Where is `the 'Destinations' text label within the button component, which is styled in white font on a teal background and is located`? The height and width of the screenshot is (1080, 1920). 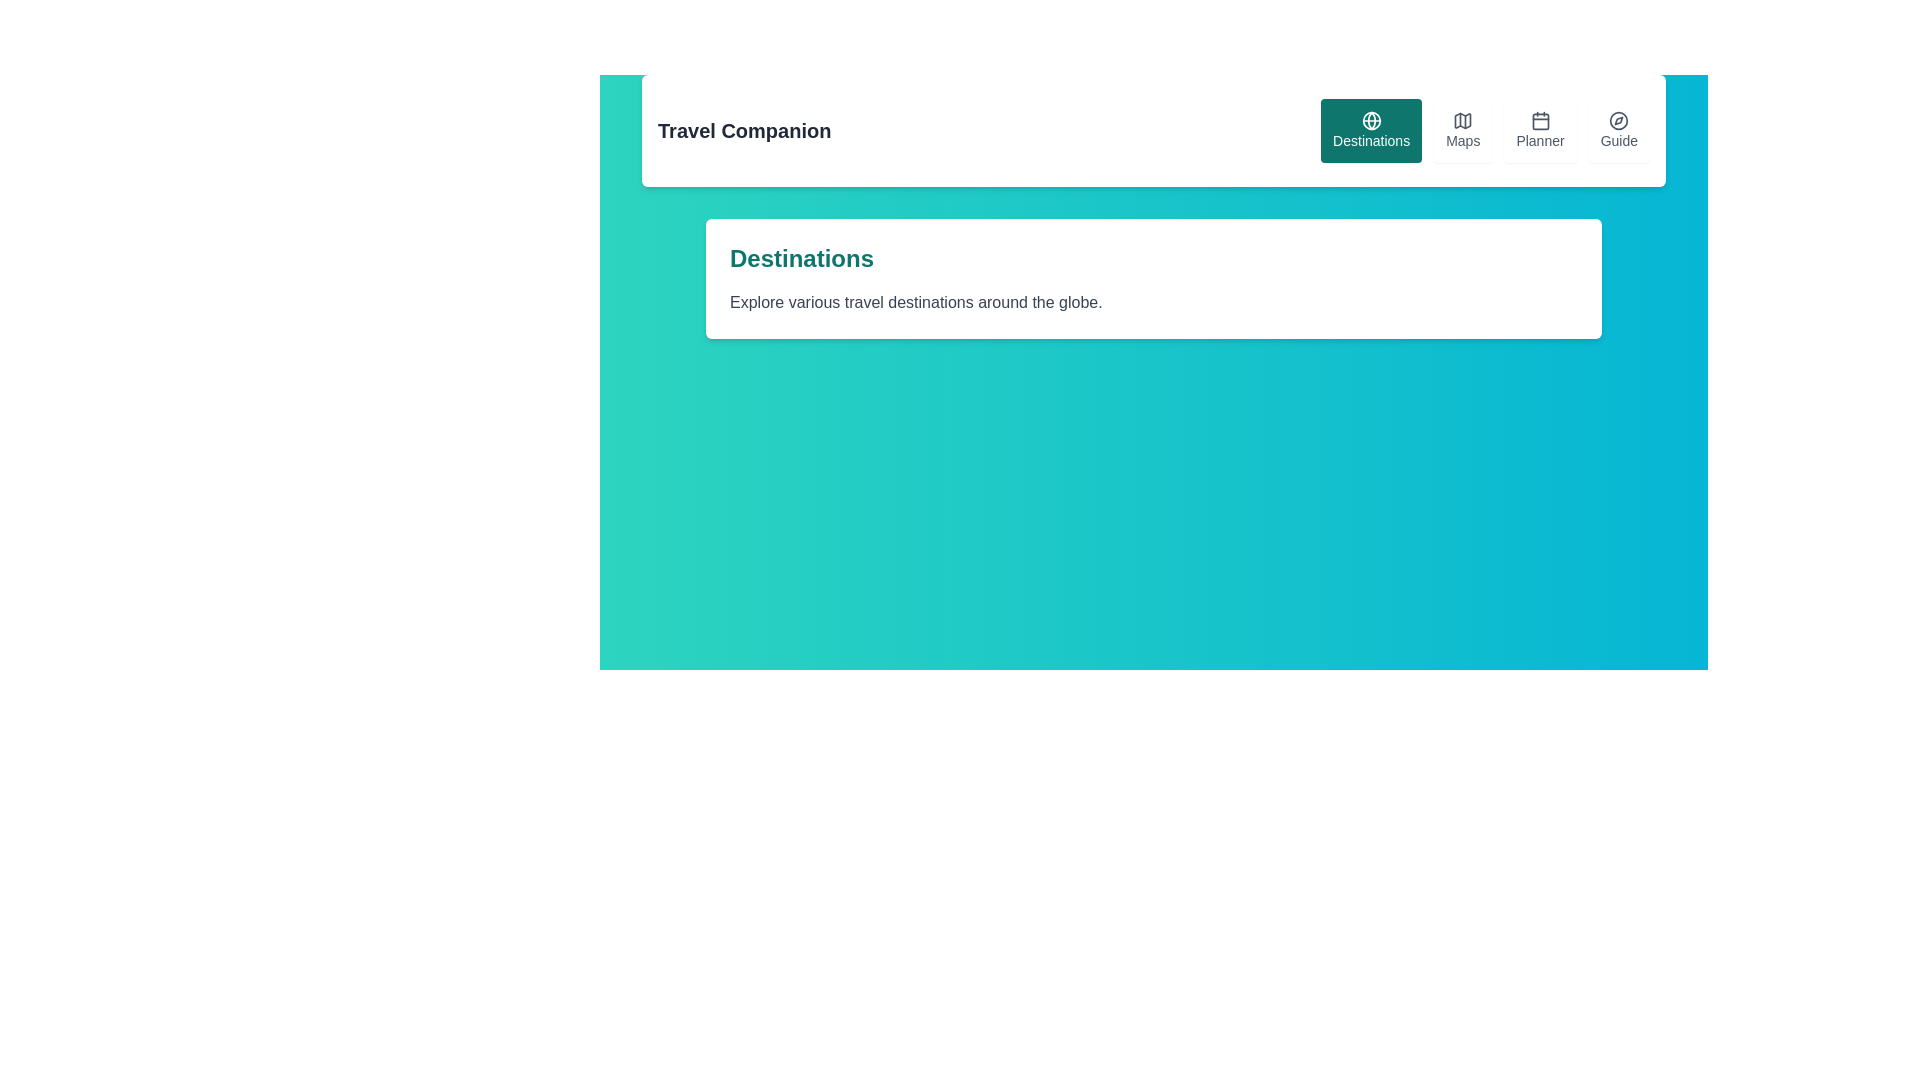
the 'Destinations' text label within the button component, which is styled in white font on a teal background and is located is located at coordinates (1370, 140).